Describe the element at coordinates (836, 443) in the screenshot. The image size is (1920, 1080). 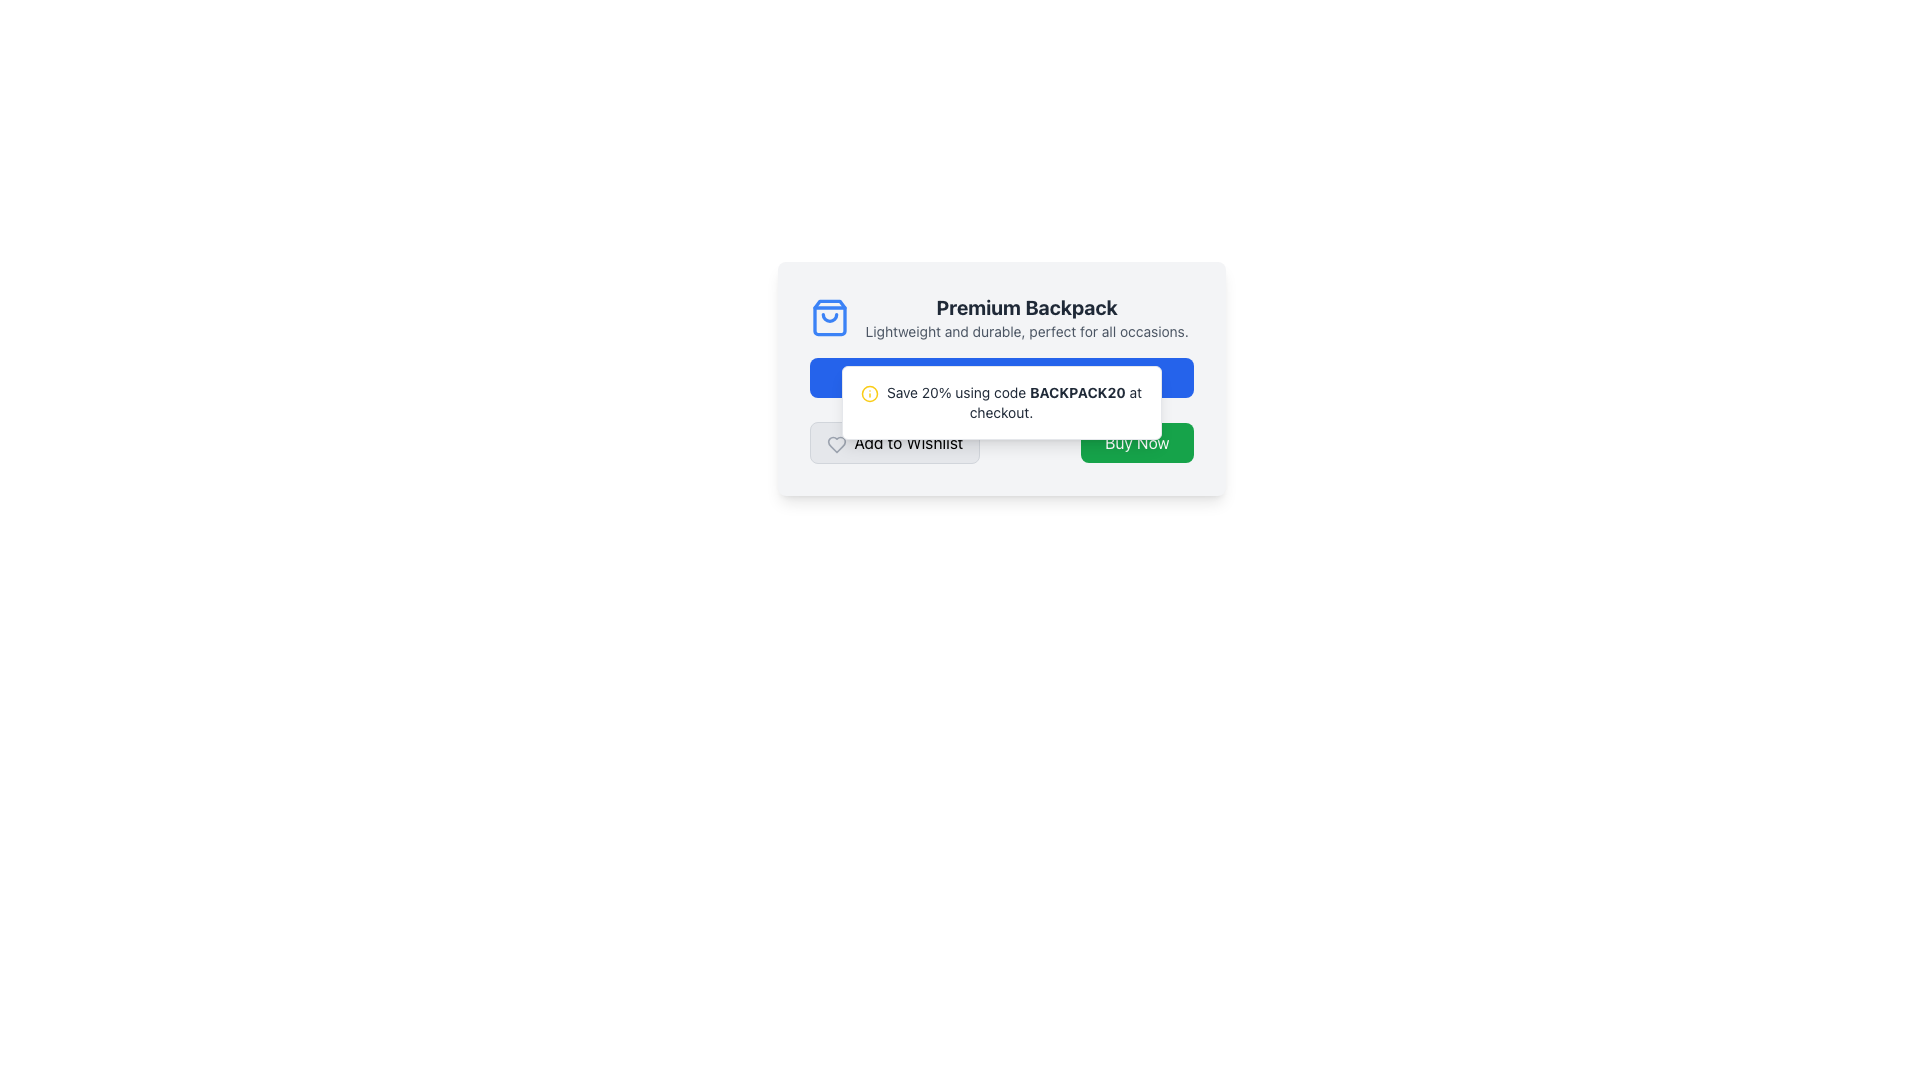
I see `the graphical representation of the heart-shaped icon that indicates a favorite or love status, located to the left of the 'Add to Wishlist' button beneath the promotional discount information for the 'Premium Backpack' item` at that location.